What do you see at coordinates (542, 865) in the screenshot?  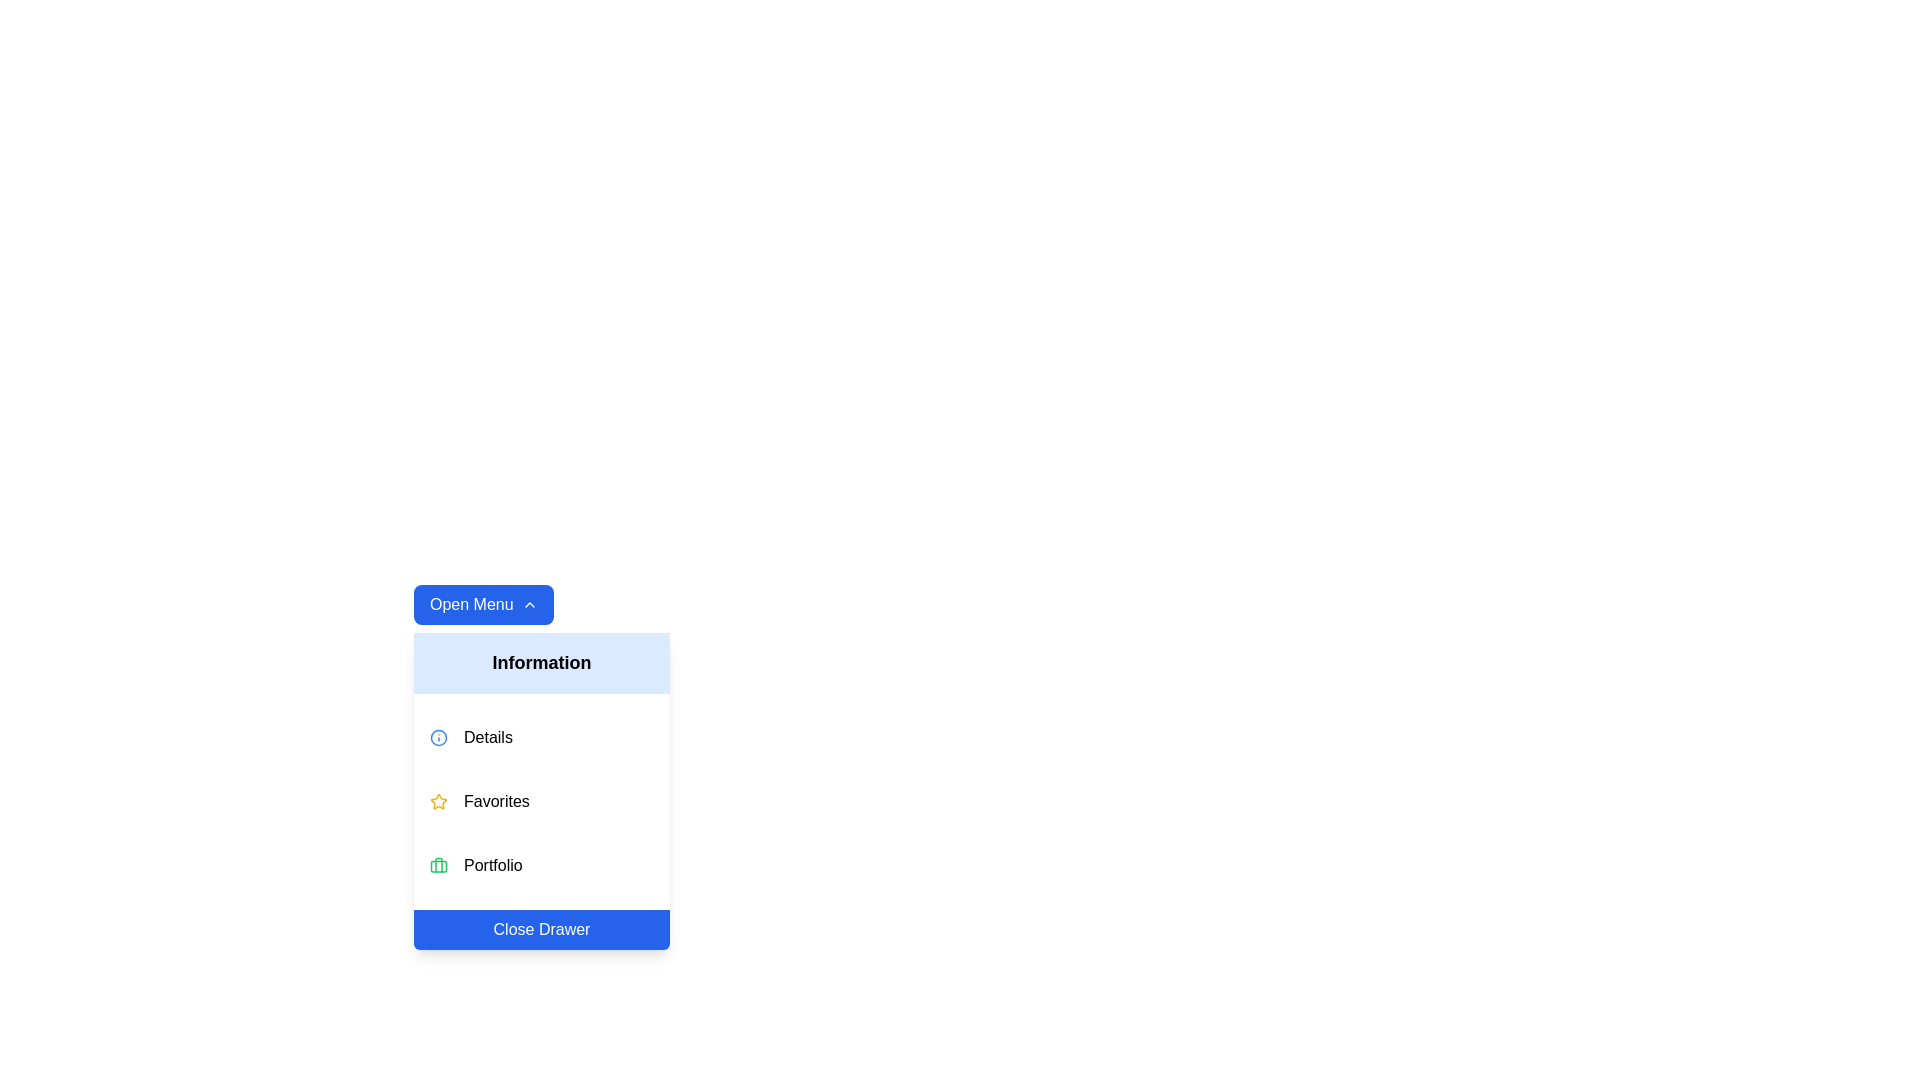 I see `the 'Portfolio' button within the vertical menu section under 'Information'` at bounding box center [542, 865].